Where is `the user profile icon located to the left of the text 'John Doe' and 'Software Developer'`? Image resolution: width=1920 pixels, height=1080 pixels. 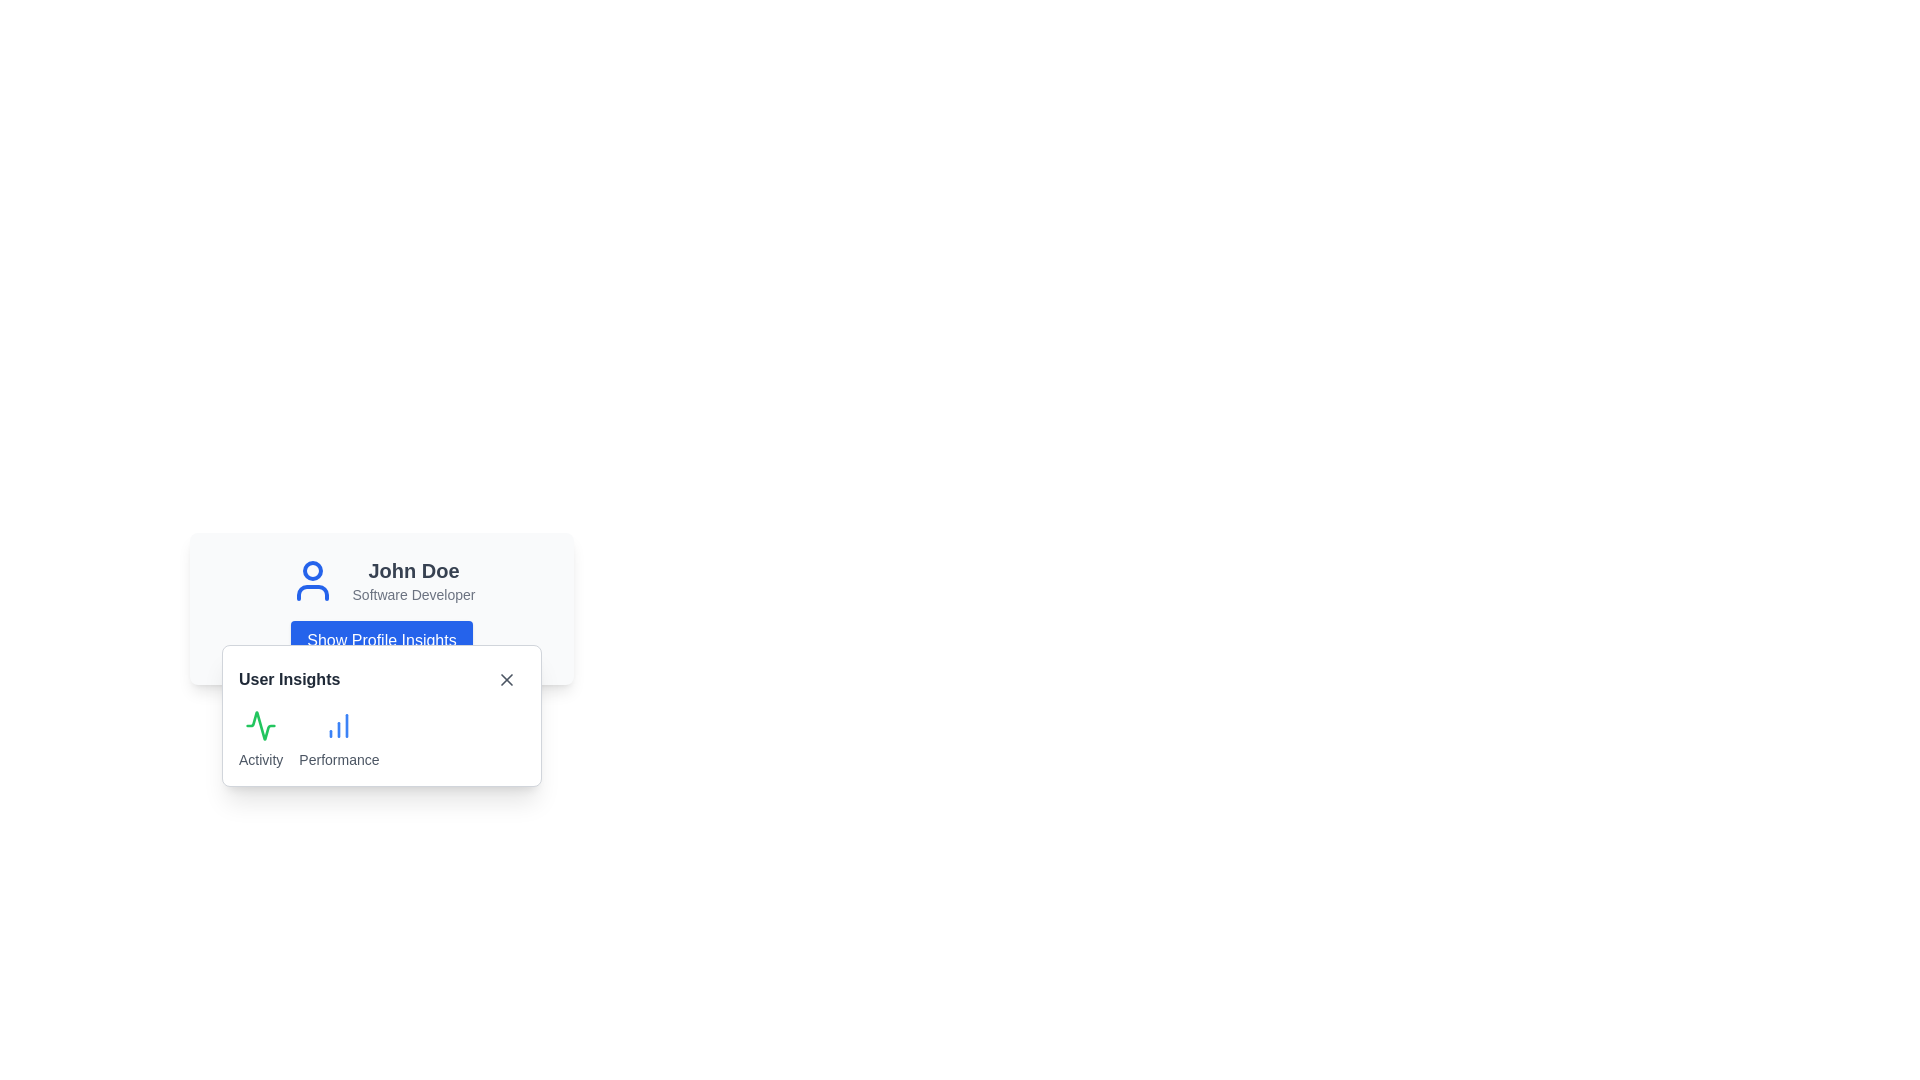 the user profile icon located to the left of the text 'John Doe' and 'Software Developer' is located at coordinates (311, 581).